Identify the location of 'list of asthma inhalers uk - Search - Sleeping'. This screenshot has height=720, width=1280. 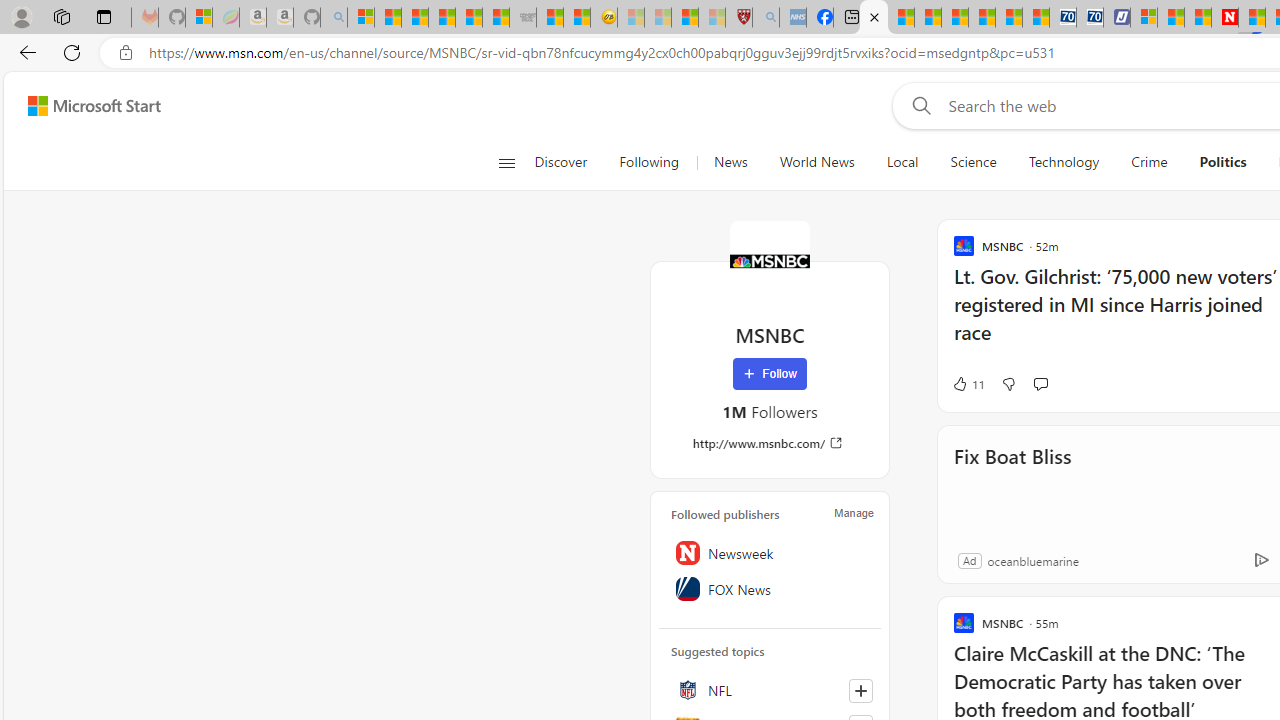
(765, 17).